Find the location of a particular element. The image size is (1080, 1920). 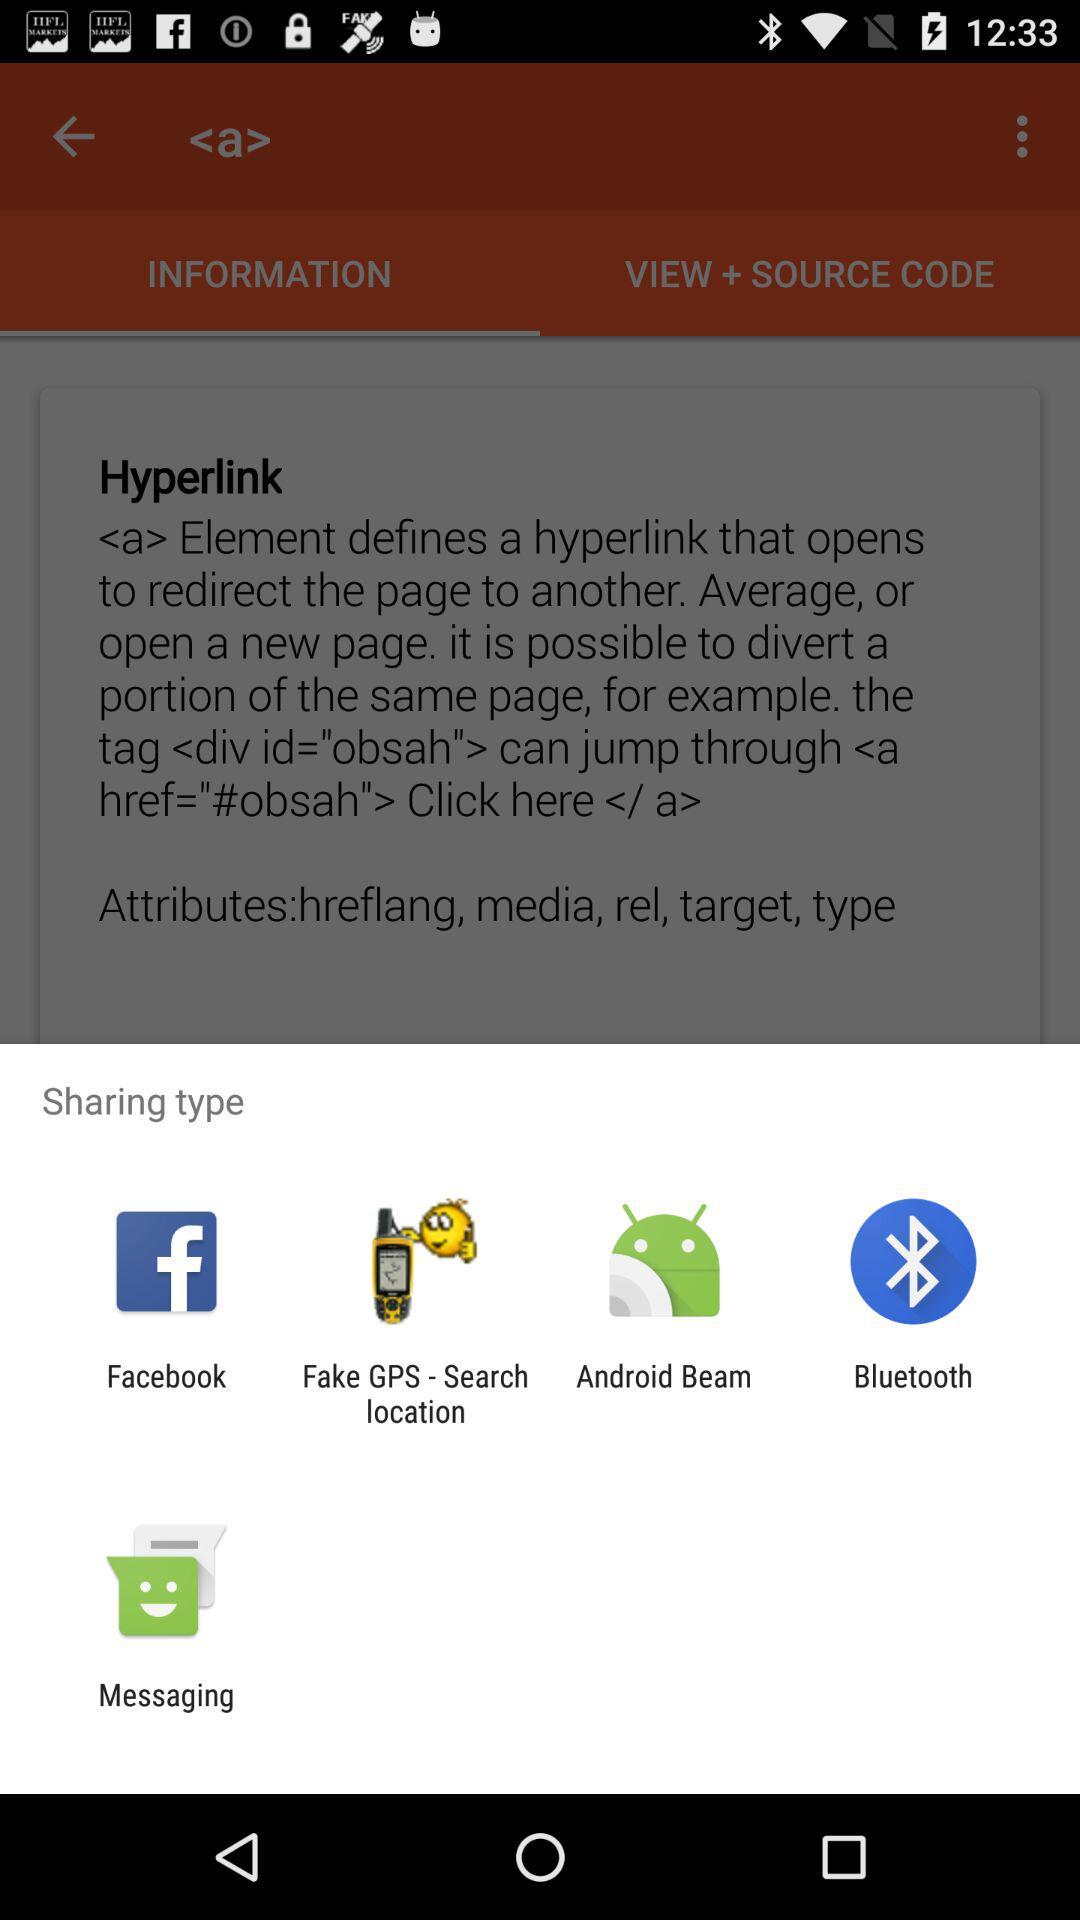

the facebook icon is located at coordinates (165, 1392).